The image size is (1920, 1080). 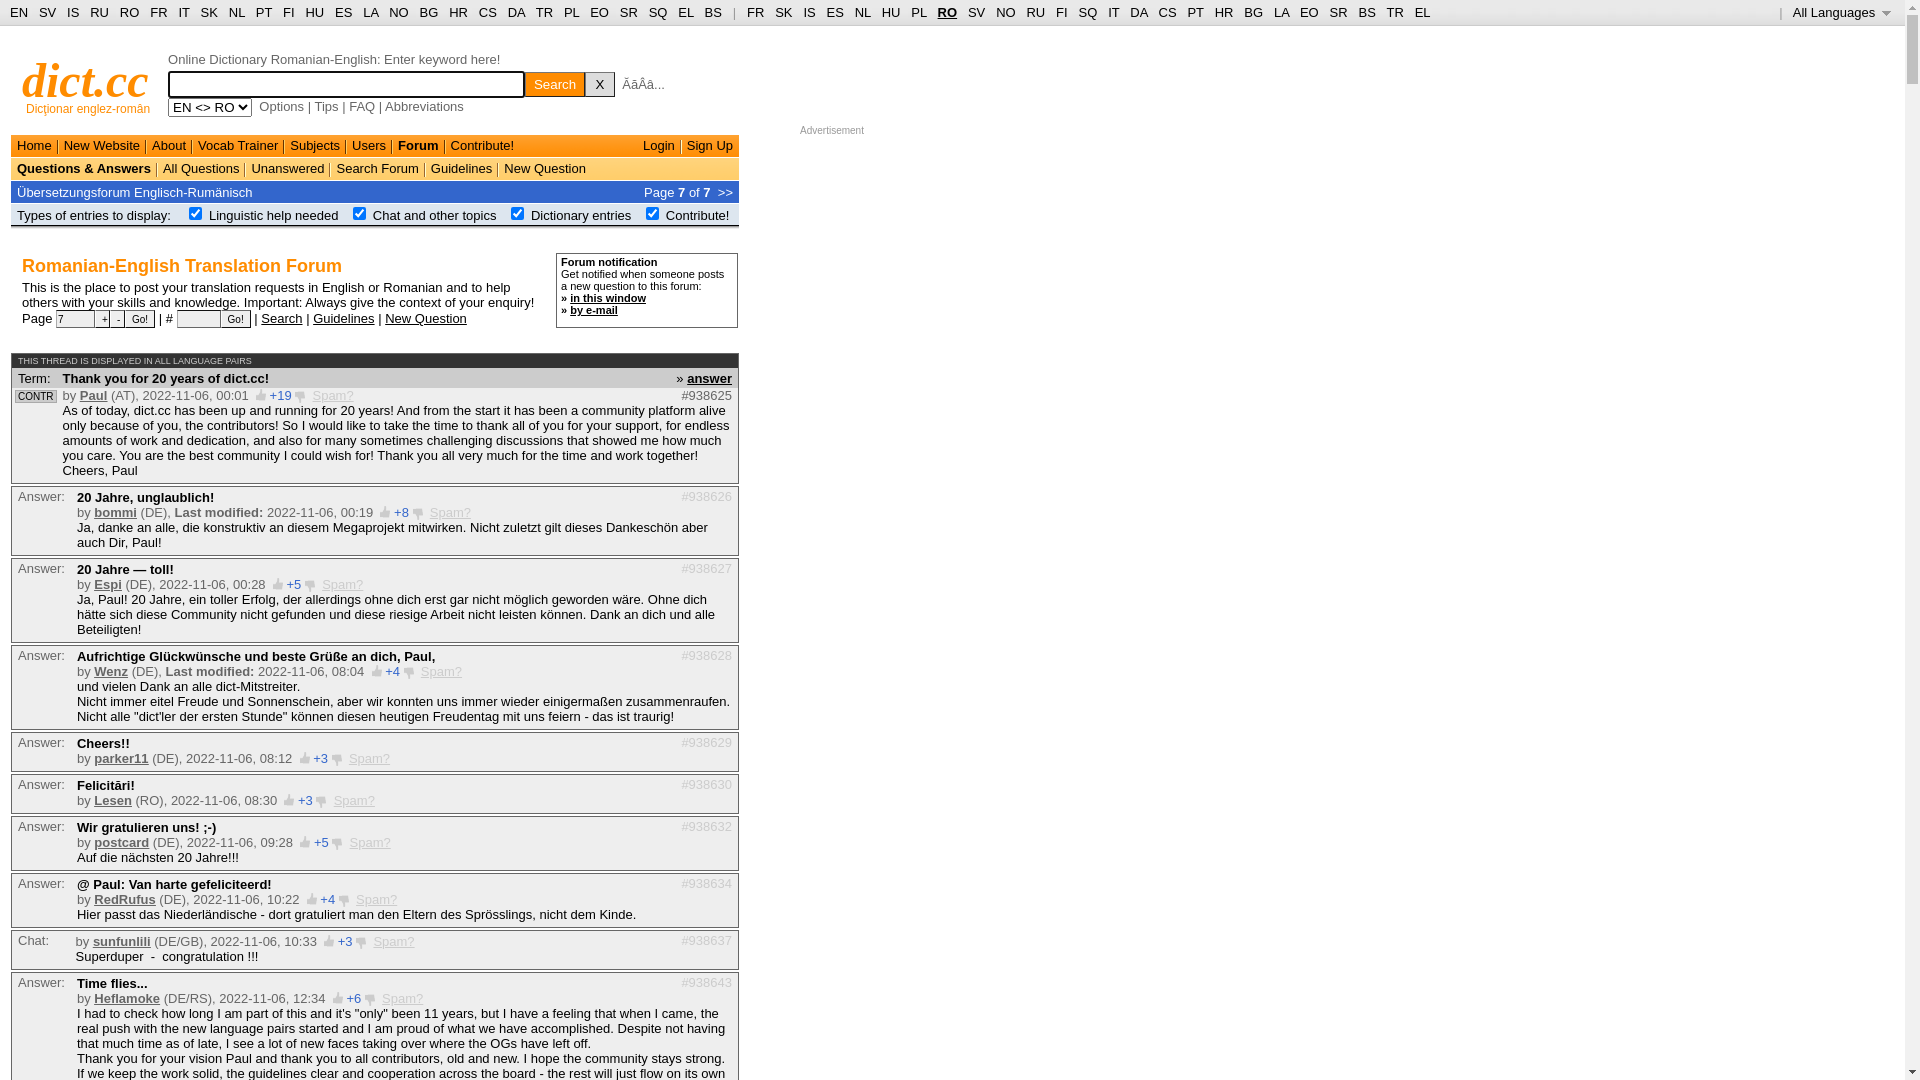 What do you see at coordinates (112, 799) in the screenshot?
I see `'Lesen'` at bounding box center [112, 799].